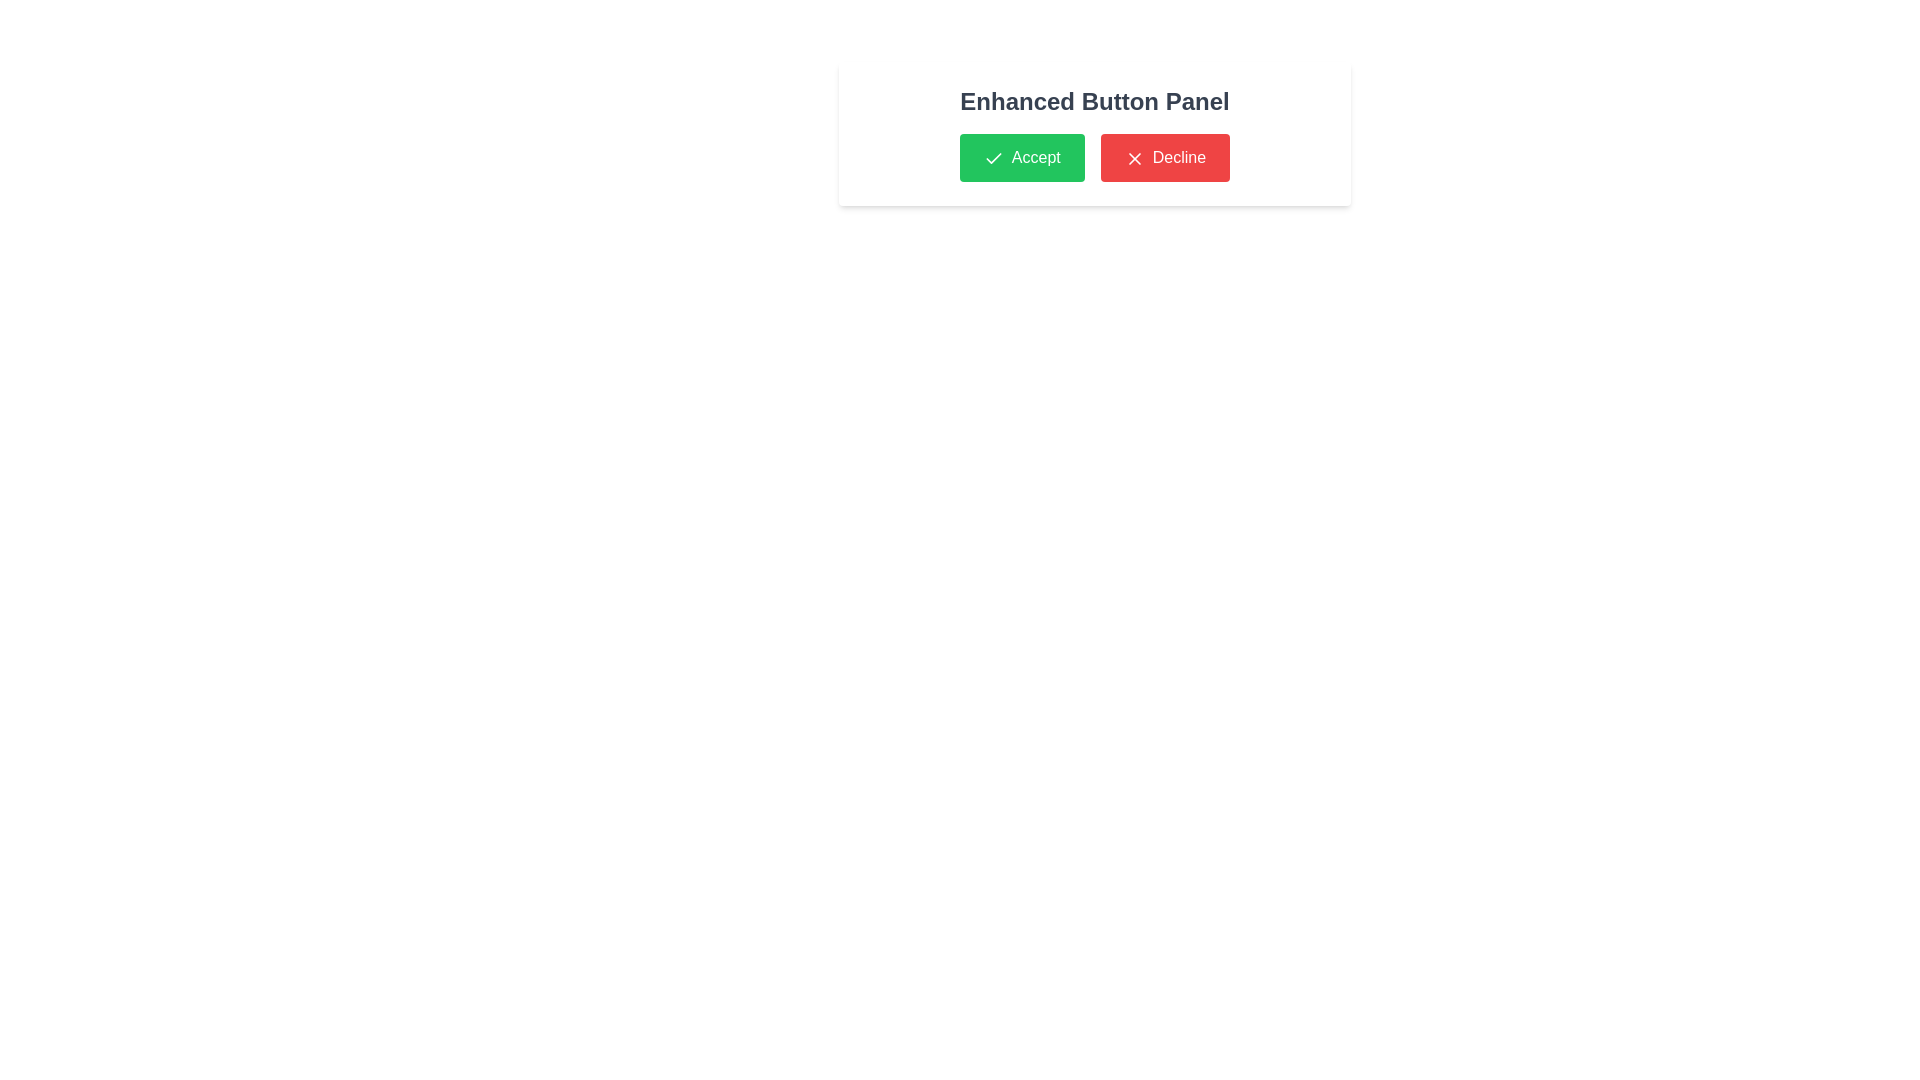 Image resolution: width=1920 pixels, height=1080 pixels. What do you see at coordinates (1134, 157) in the screenshot?
I see `the decorative icon embedded within the red 'Decline' button located on the right side of the 'Enhanced Button Panel'` at bounding box center [1134, 157].